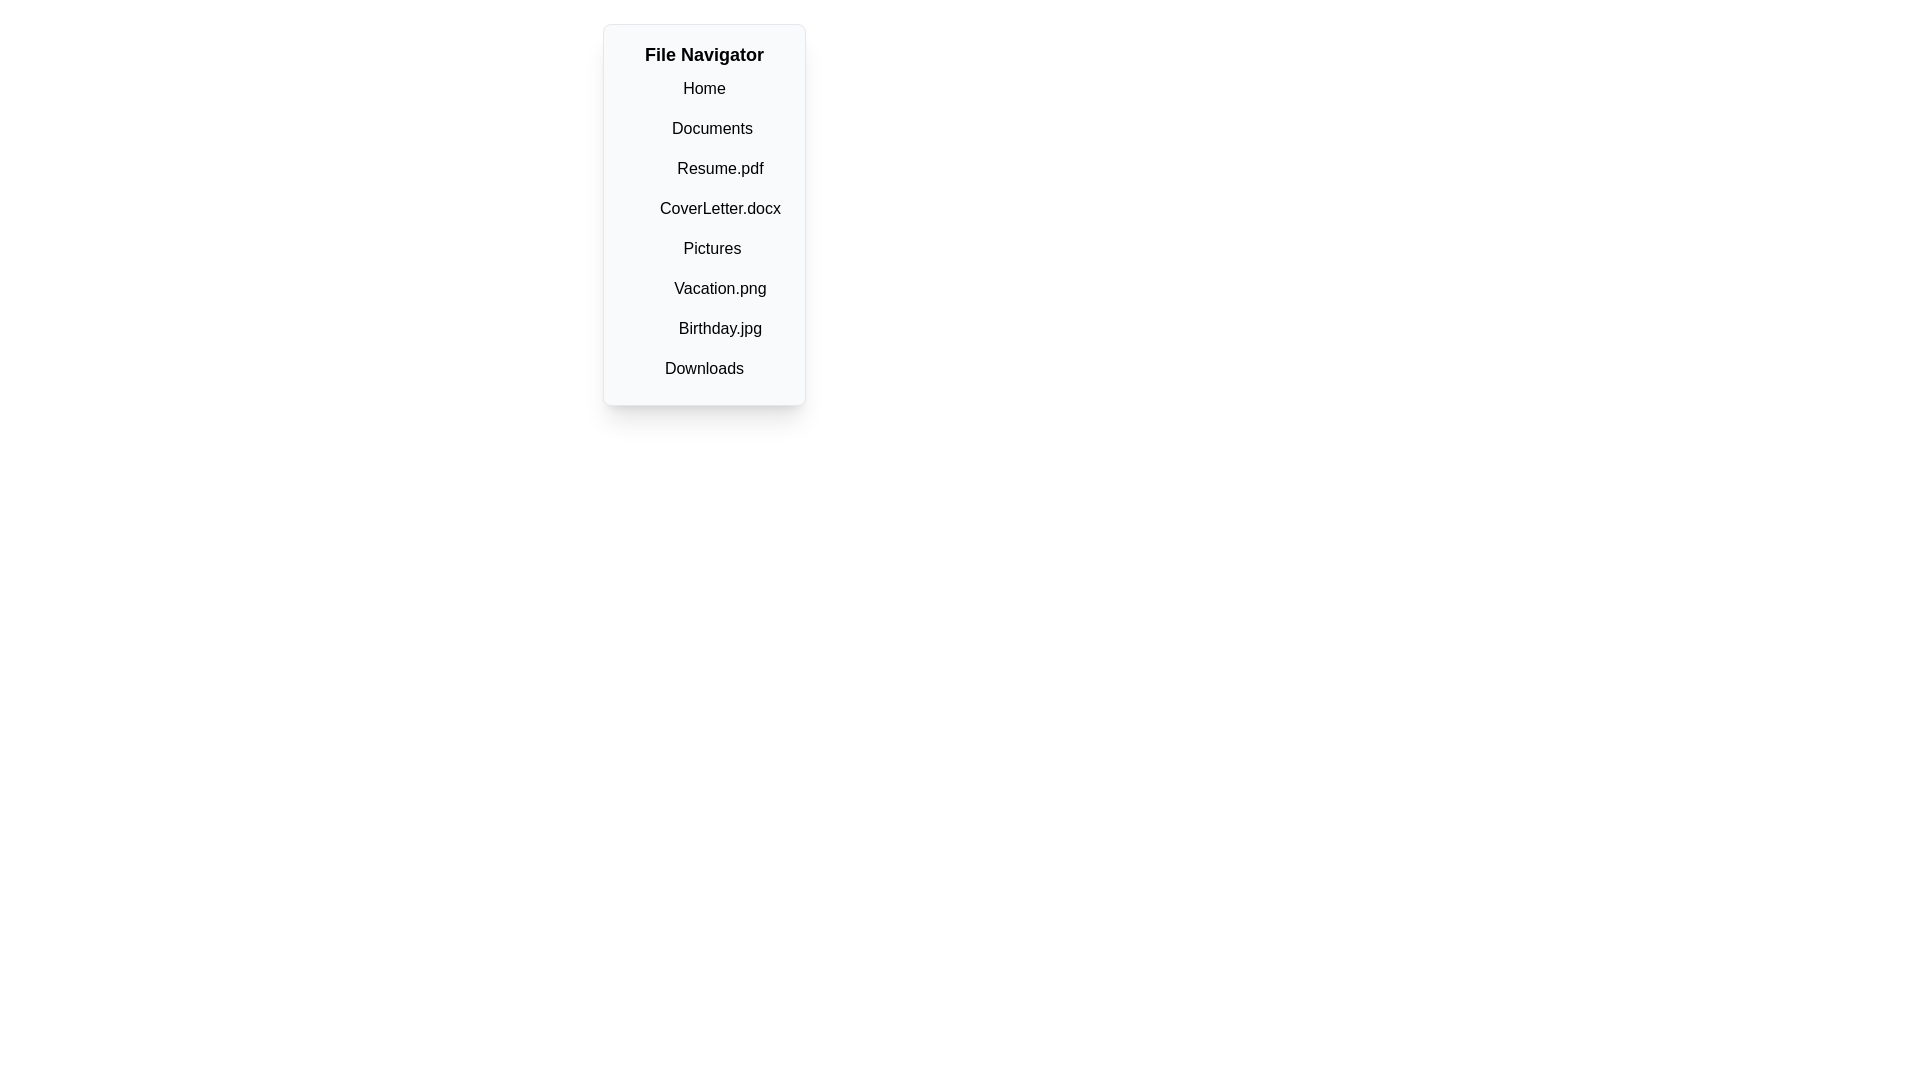  What do you see at coordinates (720, 288) in the screenshot?
I see `the text label representing the file named 'Vacation.png'` at bounding box center [720, 288].